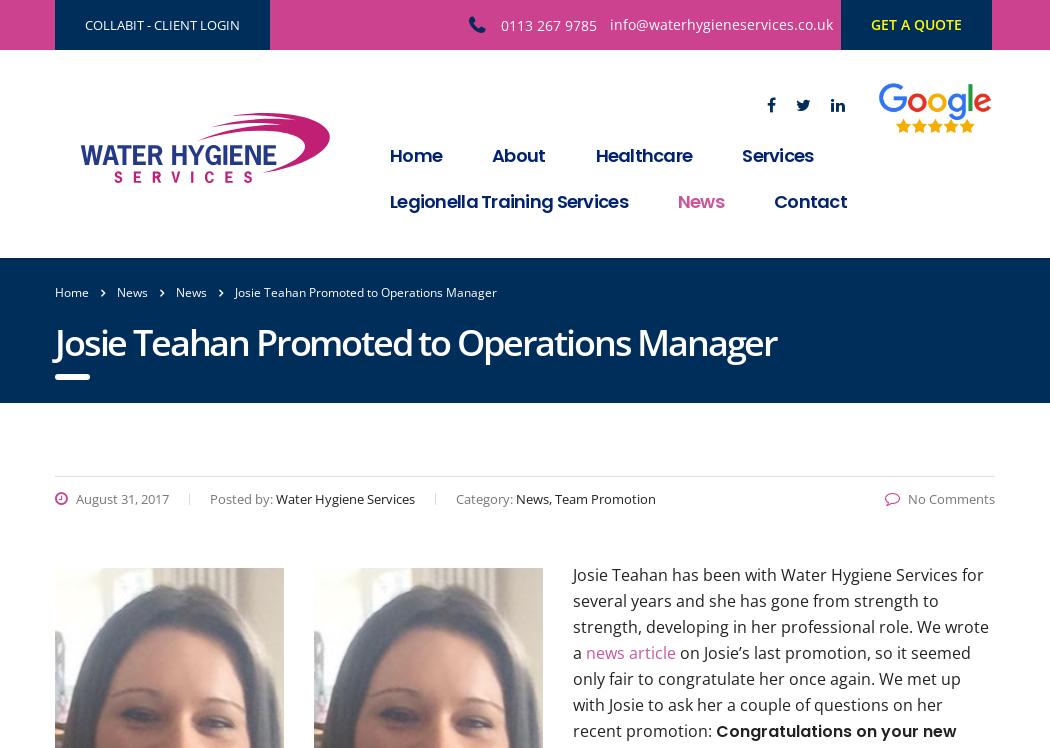 This screenshot has height=748, width=1050. Describe the element at coordinates (389, 201) in the screenshot. I see `'Legionella Training Services'` at that location.